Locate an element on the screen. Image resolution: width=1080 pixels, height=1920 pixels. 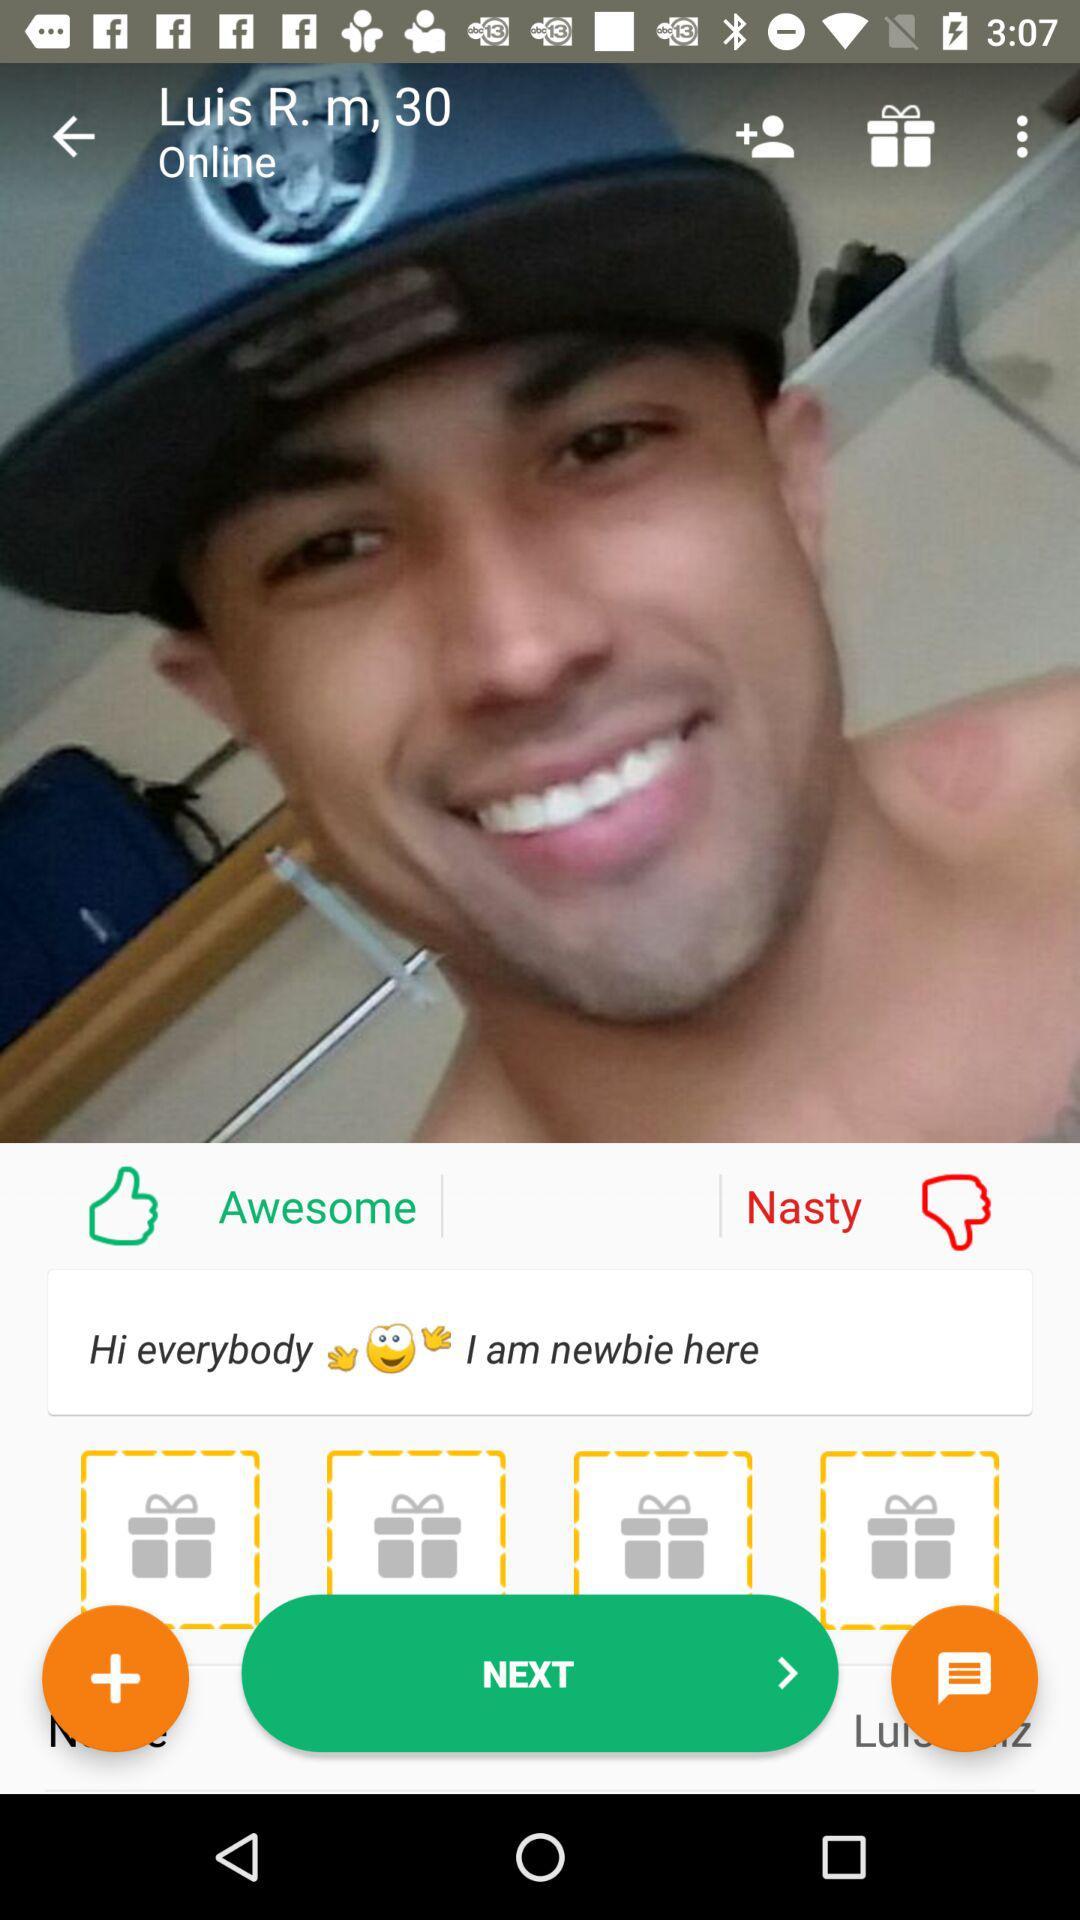
chat button is located at coordinates (963, 1678).